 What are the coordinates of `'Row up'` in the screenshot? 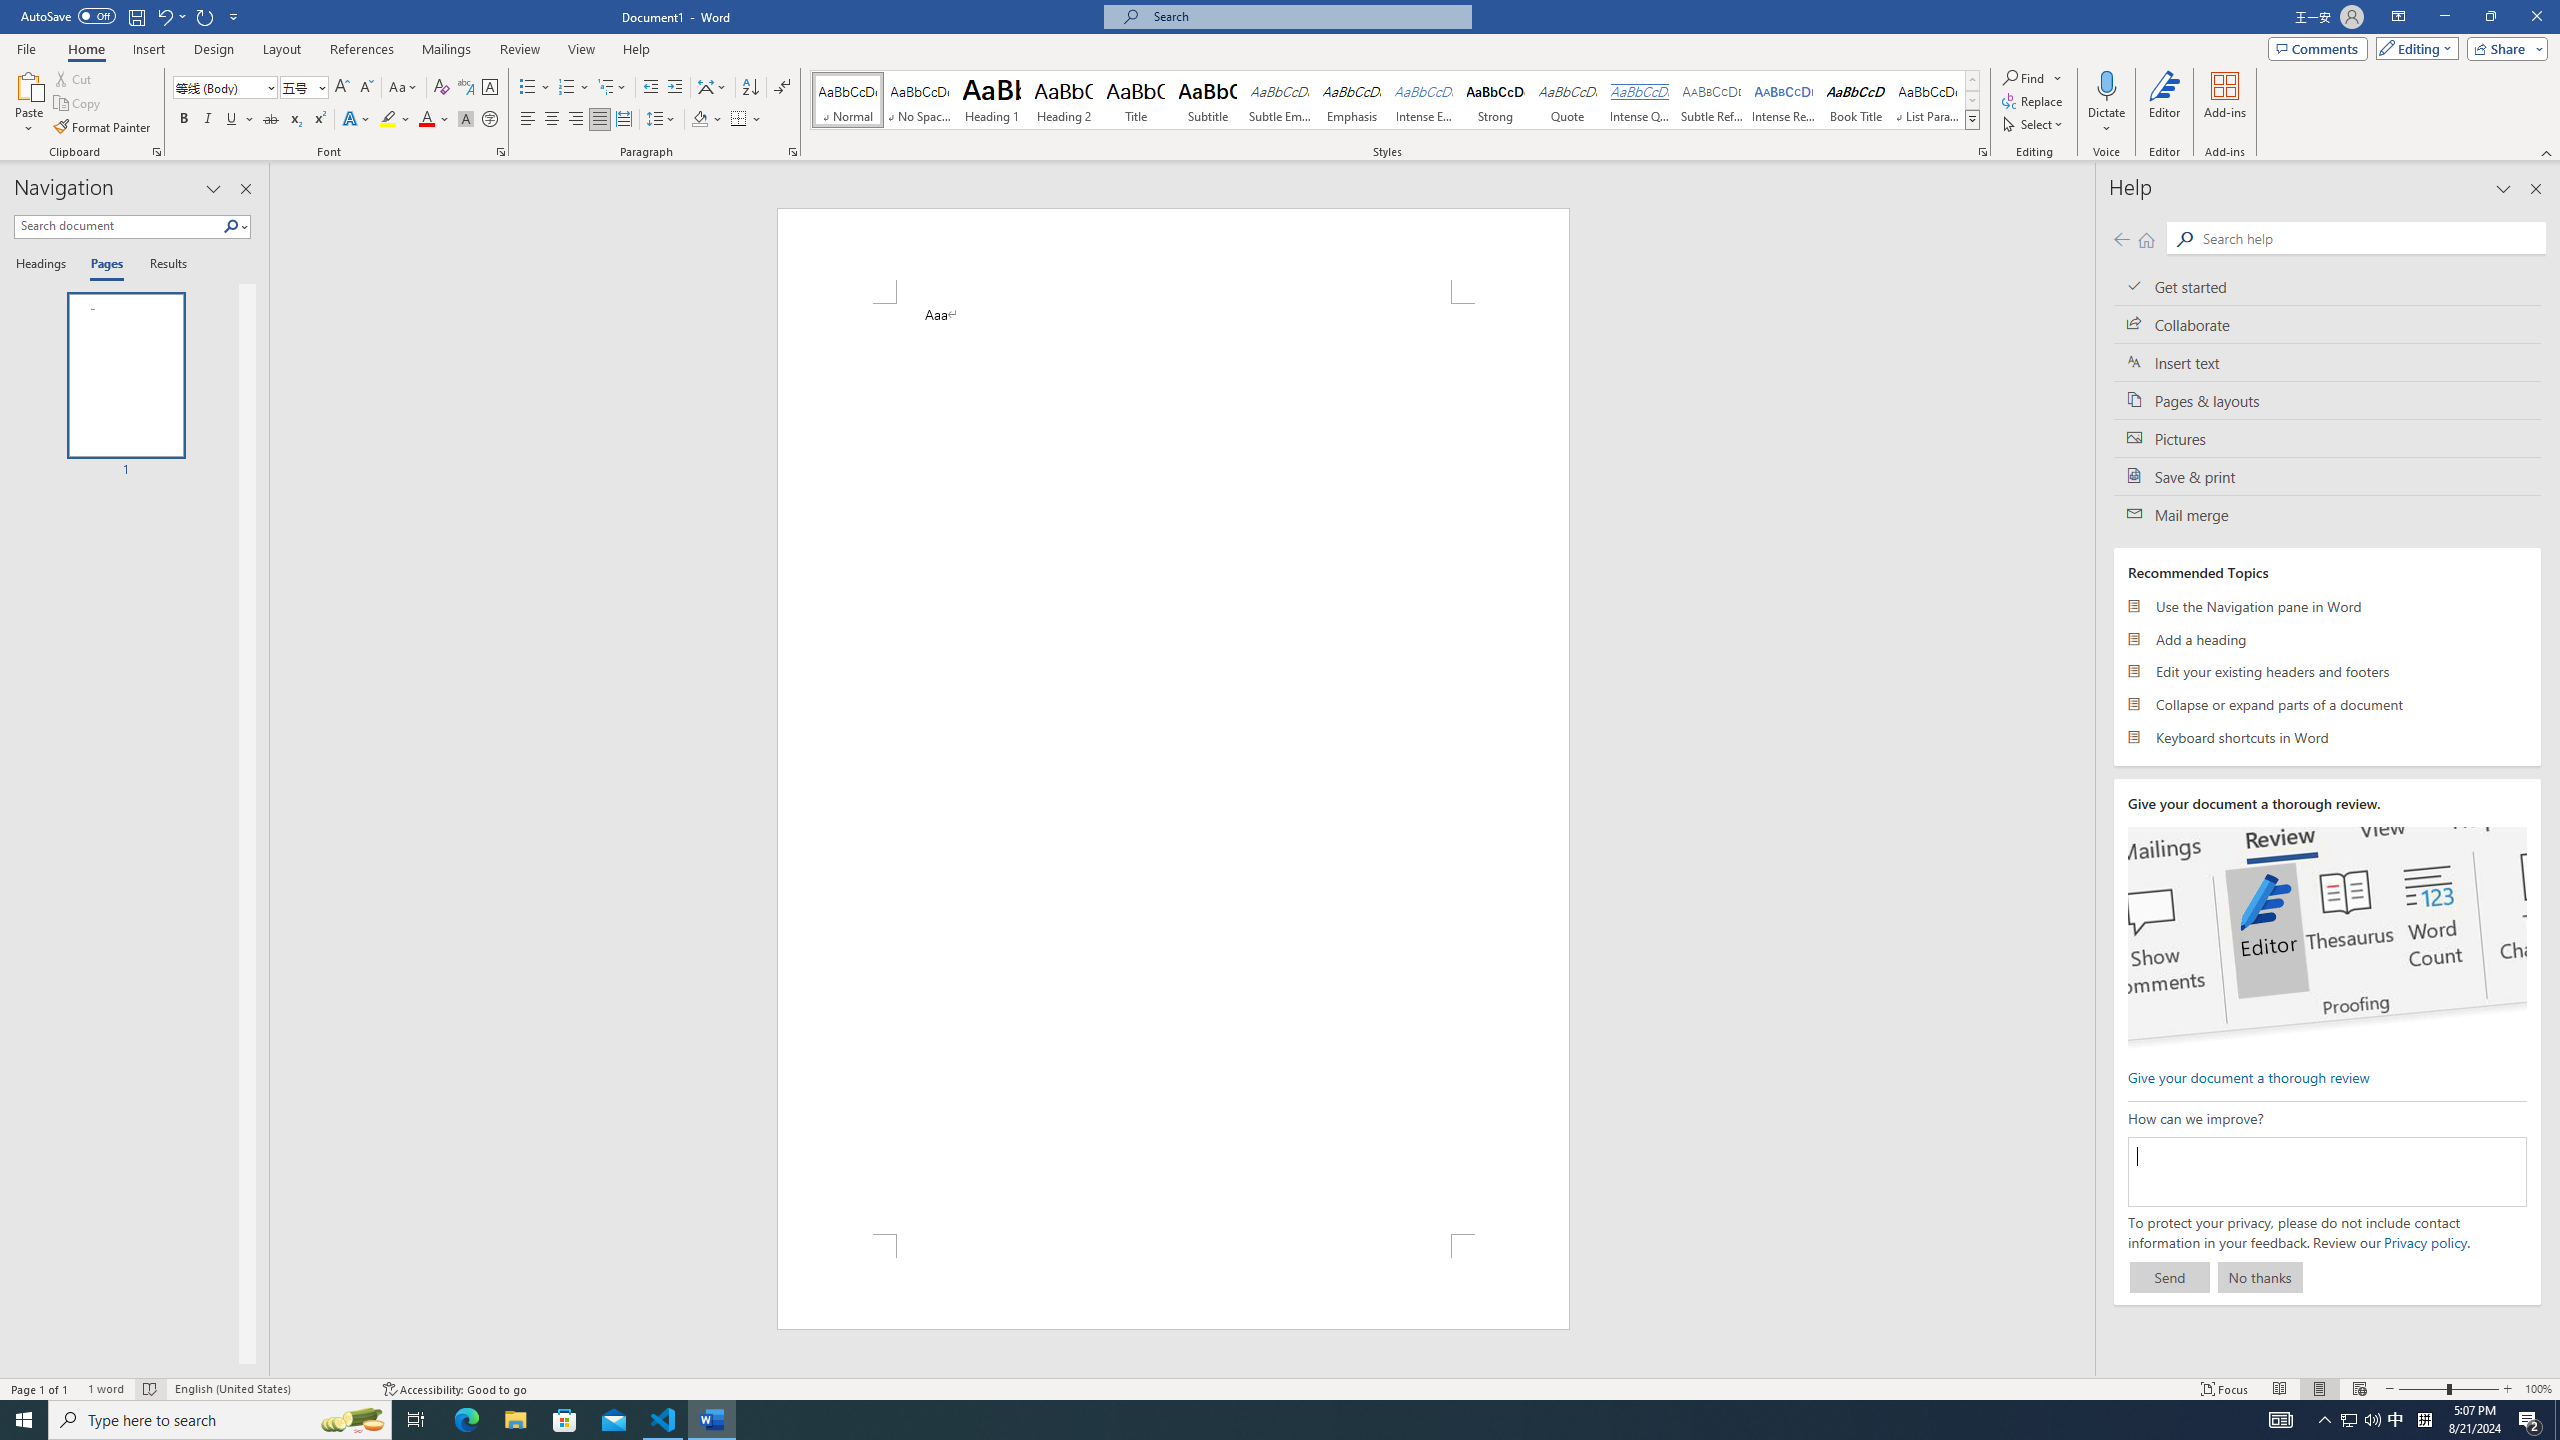 It's located at (1972, 80).